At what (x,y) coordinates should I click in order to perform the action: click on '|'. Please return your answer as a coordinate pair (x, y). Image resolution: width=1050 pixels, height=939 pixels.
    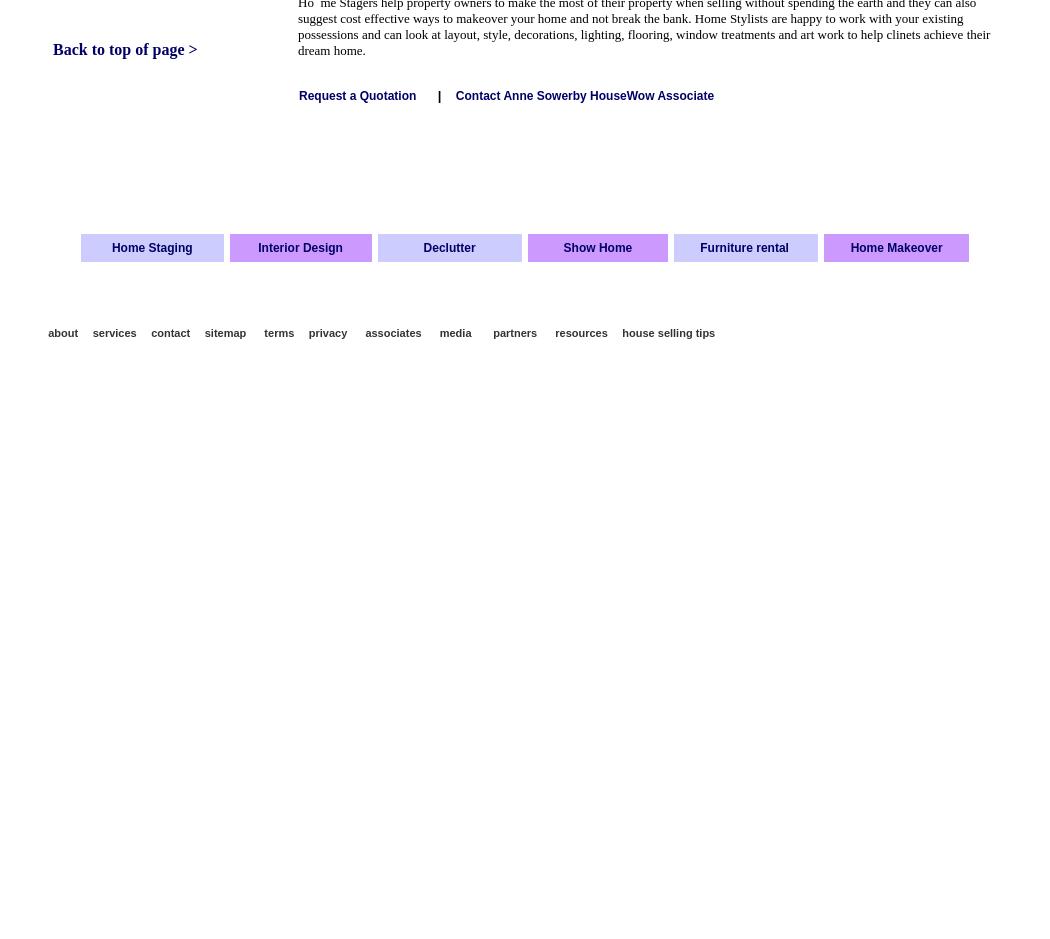
    Looking at the image, I should click on (436, 95).